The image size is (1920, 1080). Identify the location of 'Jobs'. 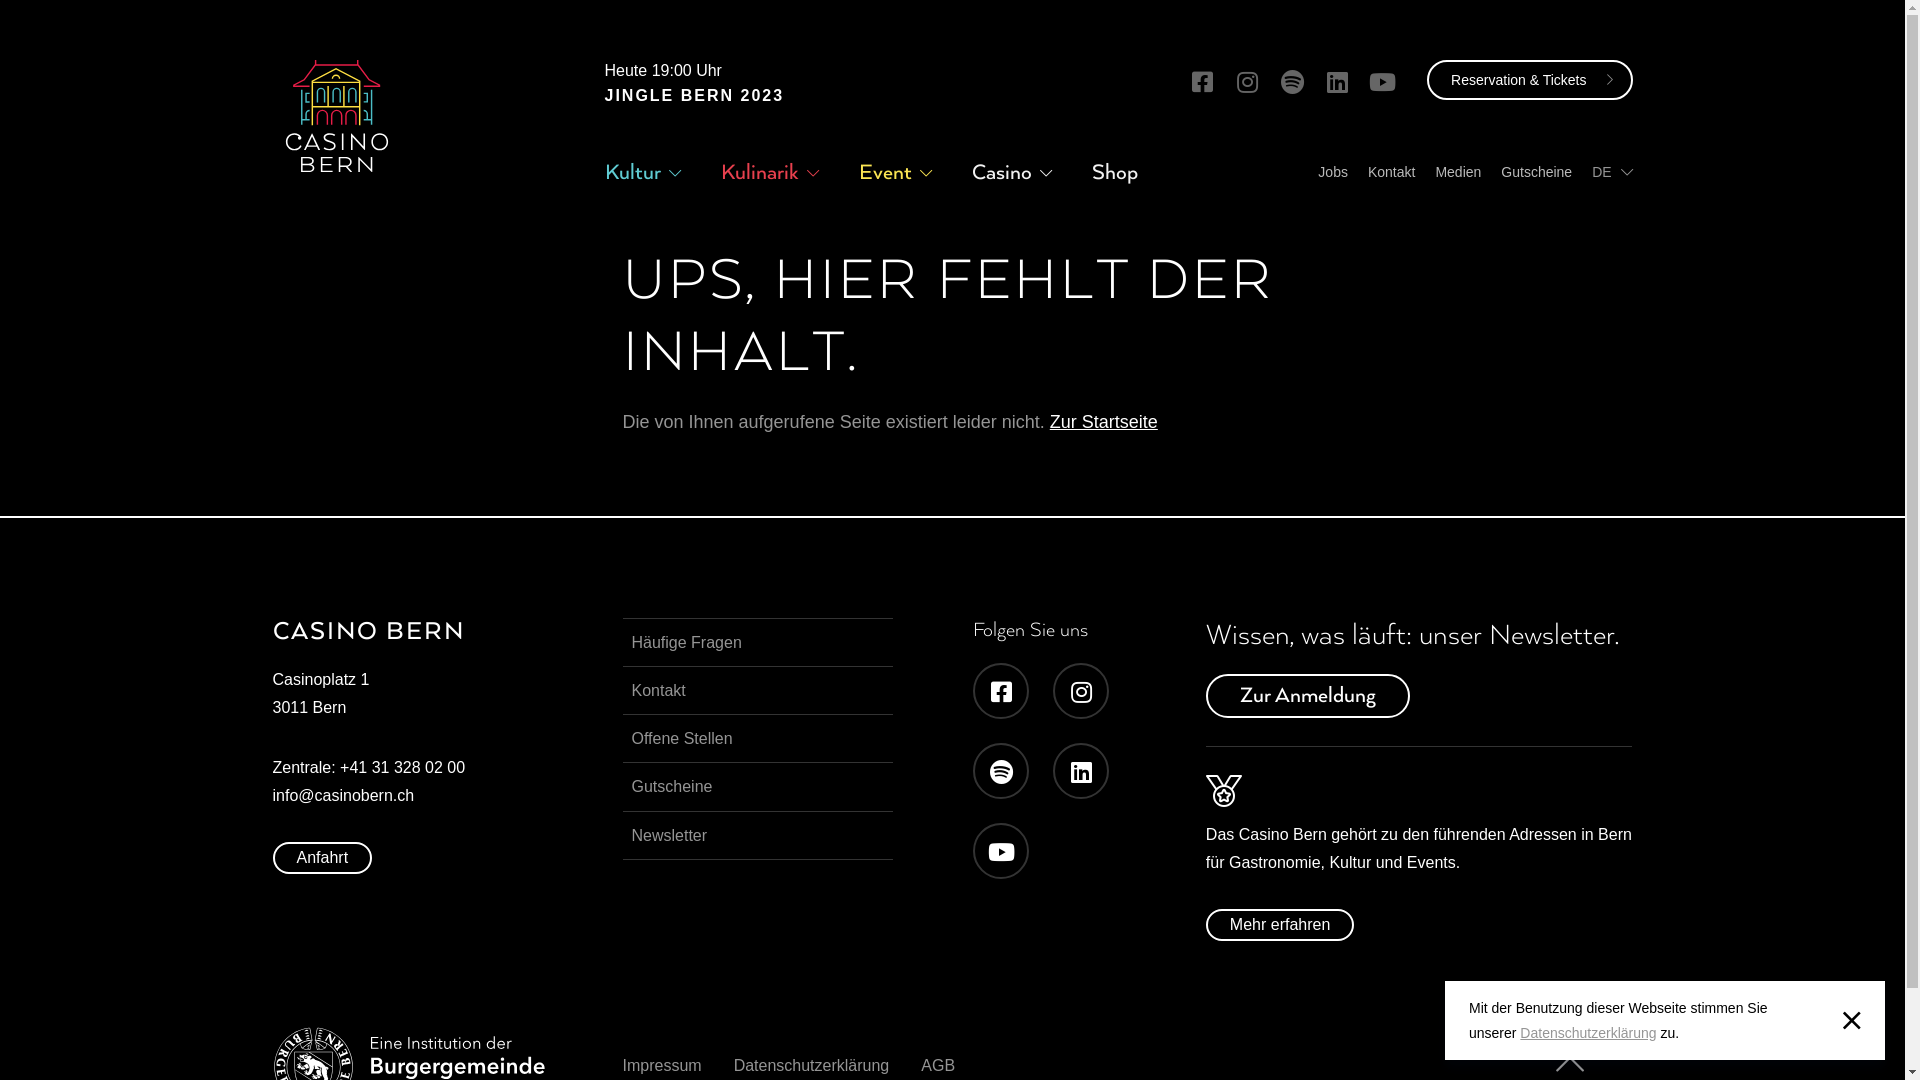
(1318, 171).